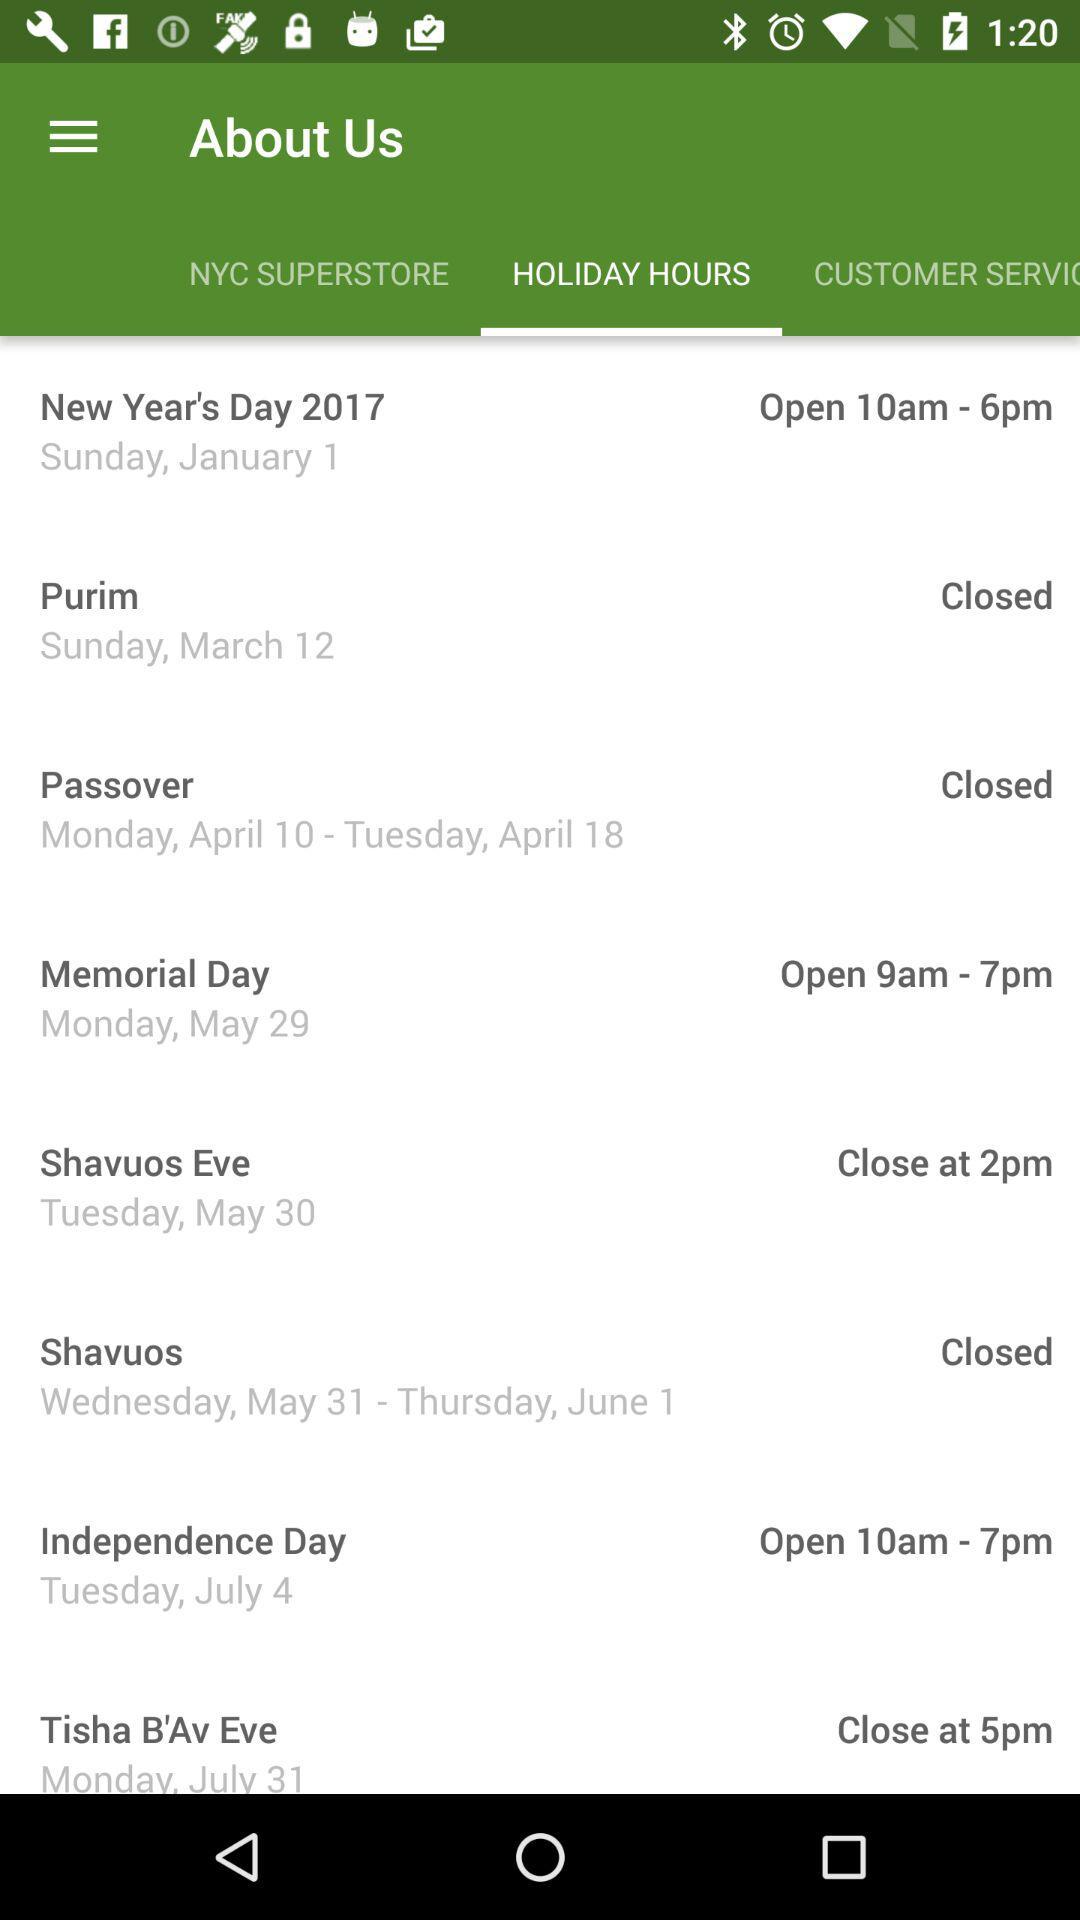  I want to click on the icon below sunday, march 12, so click(109, 782).